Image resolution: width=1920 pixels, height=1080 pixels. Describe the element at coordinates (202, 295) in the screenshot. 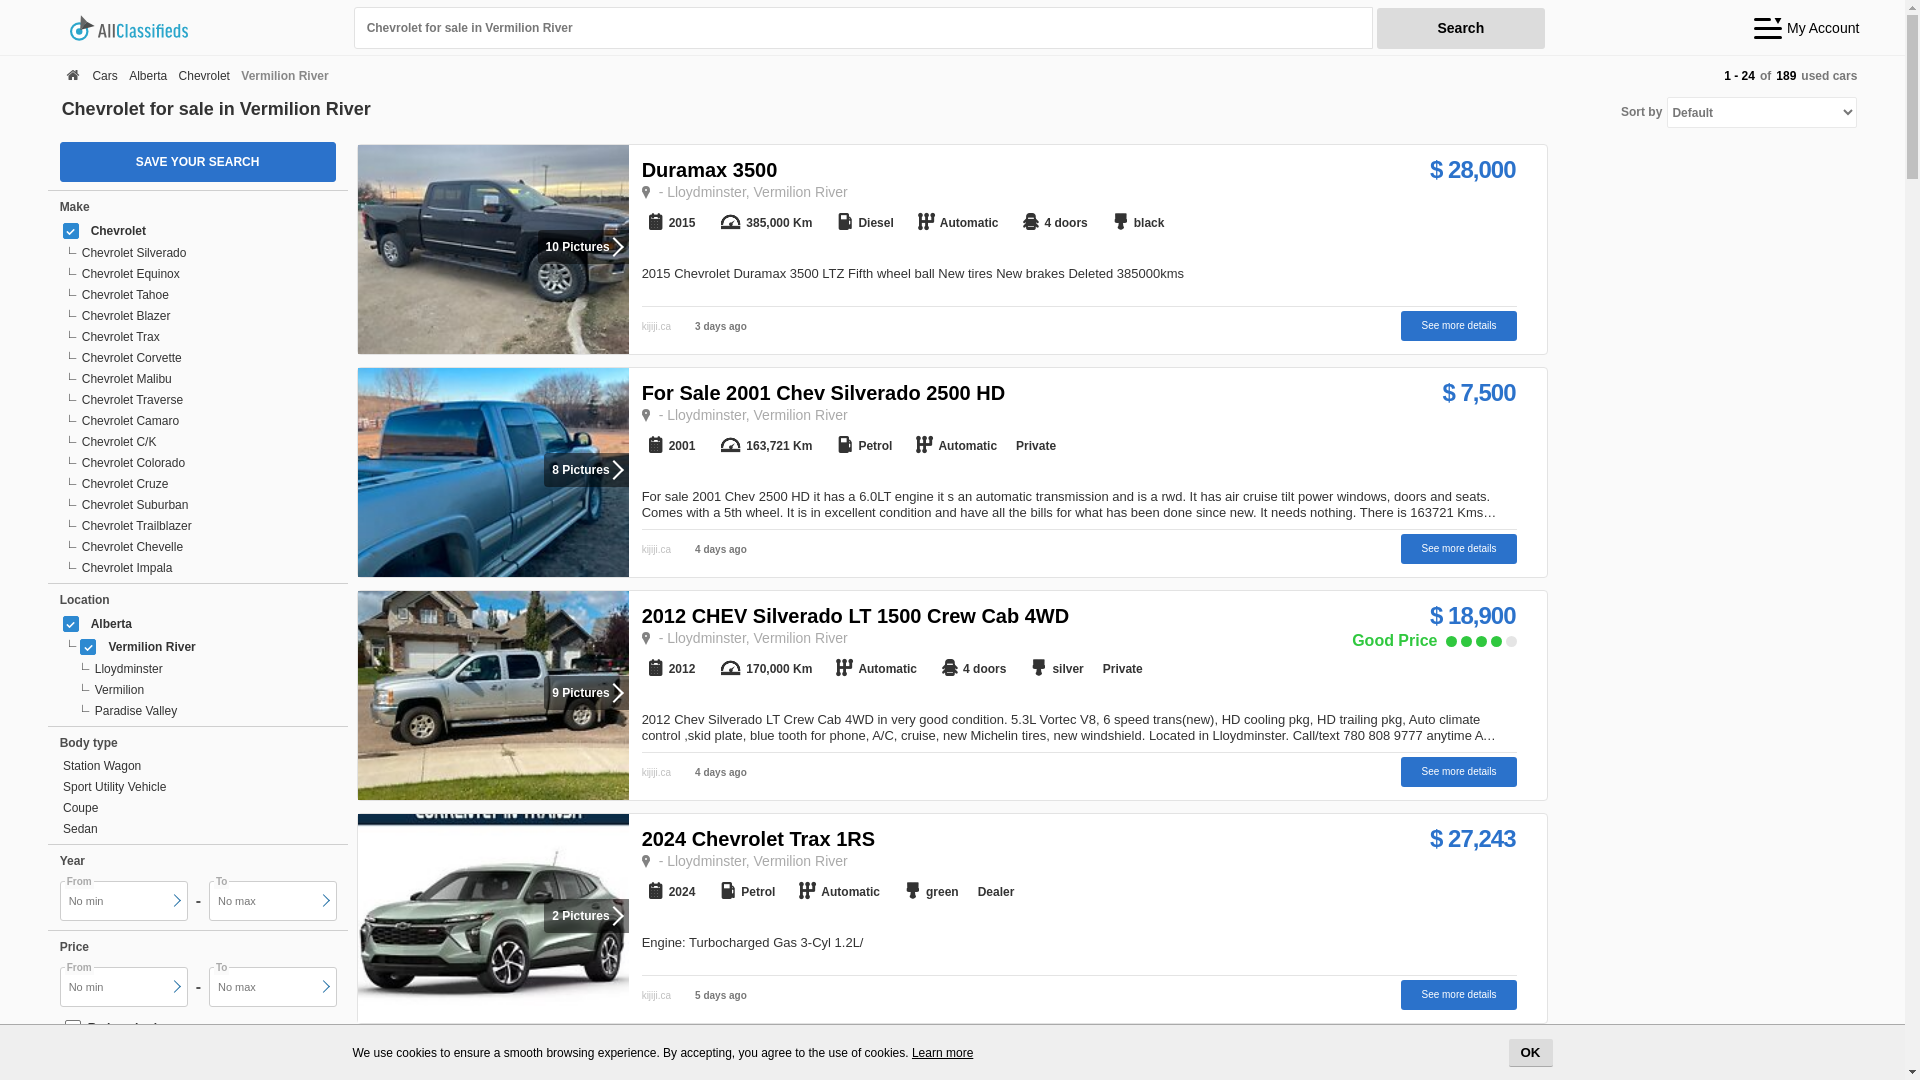

I see `'Chevrolet Tahoe'` at that location.